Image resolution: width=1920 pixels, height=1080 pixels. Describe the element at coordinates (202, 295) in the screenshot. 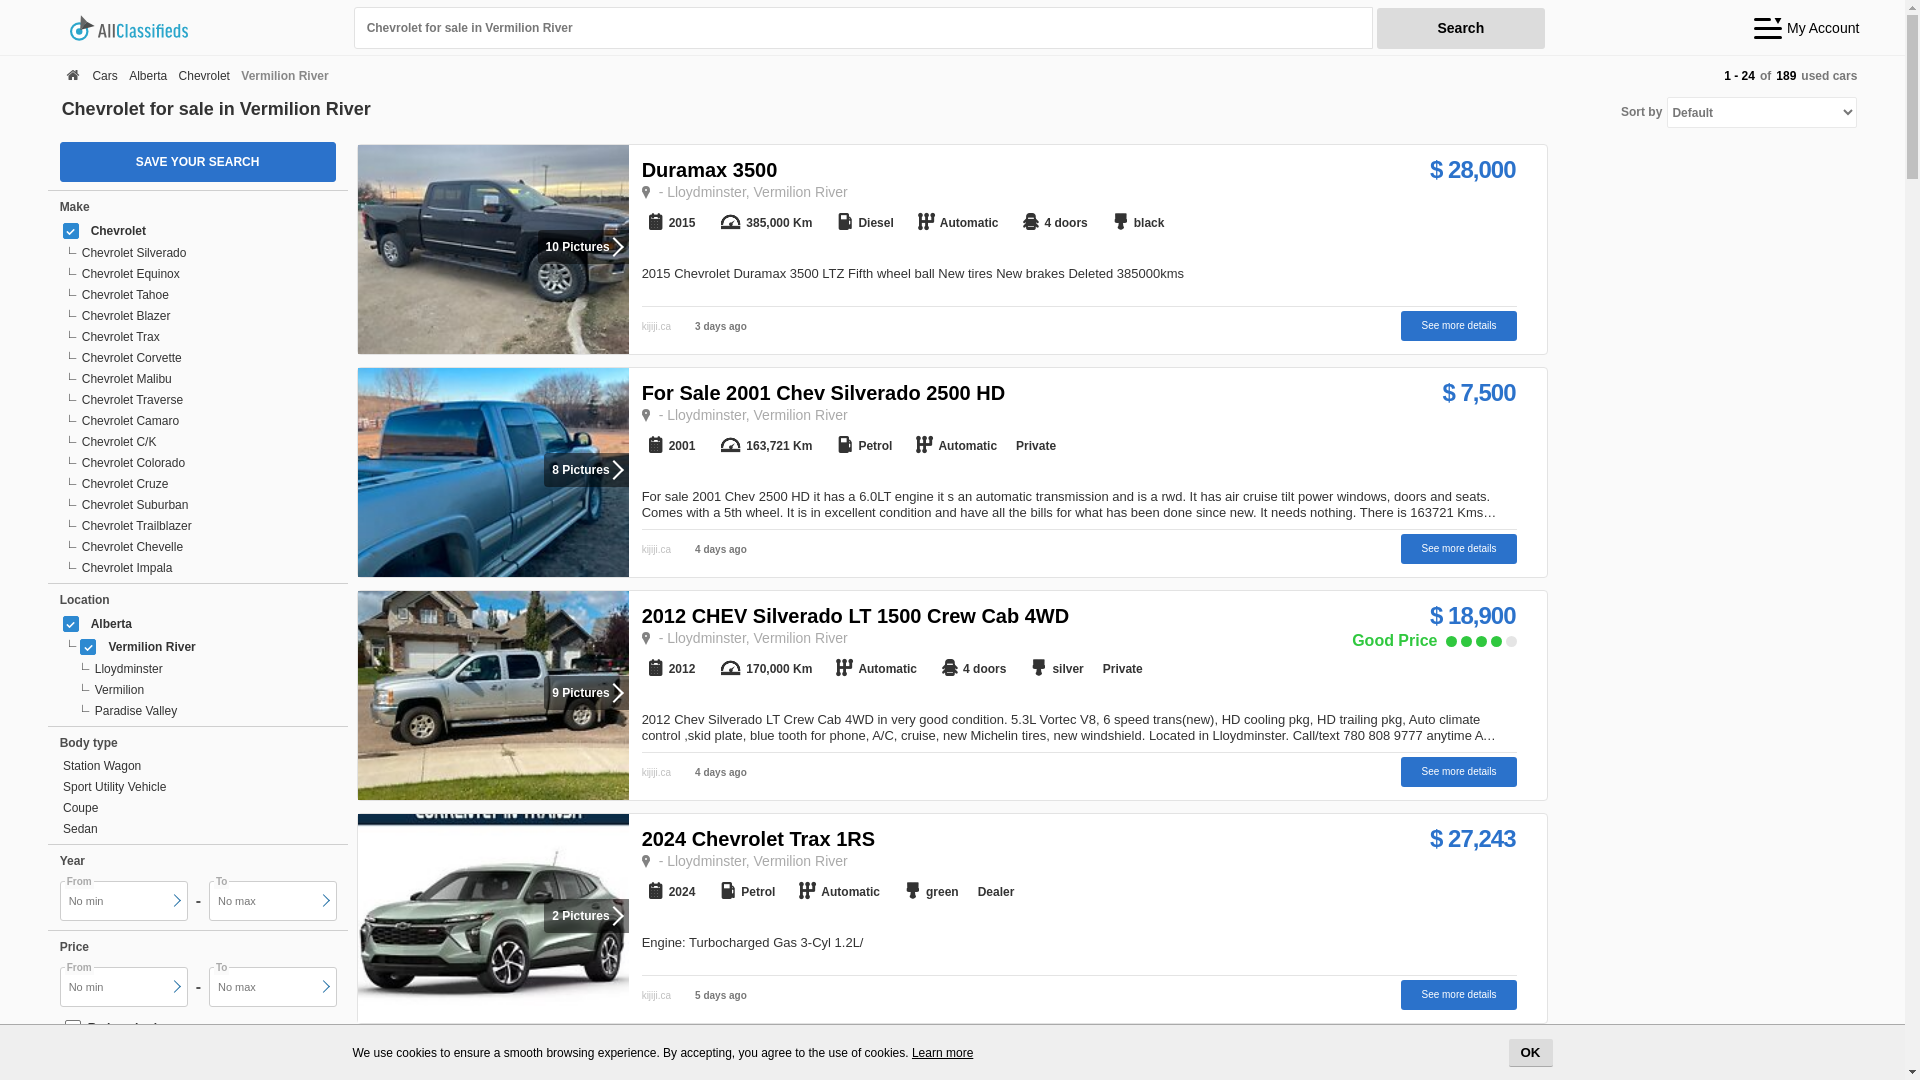

I see `'Chevrolet Tahoe'` at that location.